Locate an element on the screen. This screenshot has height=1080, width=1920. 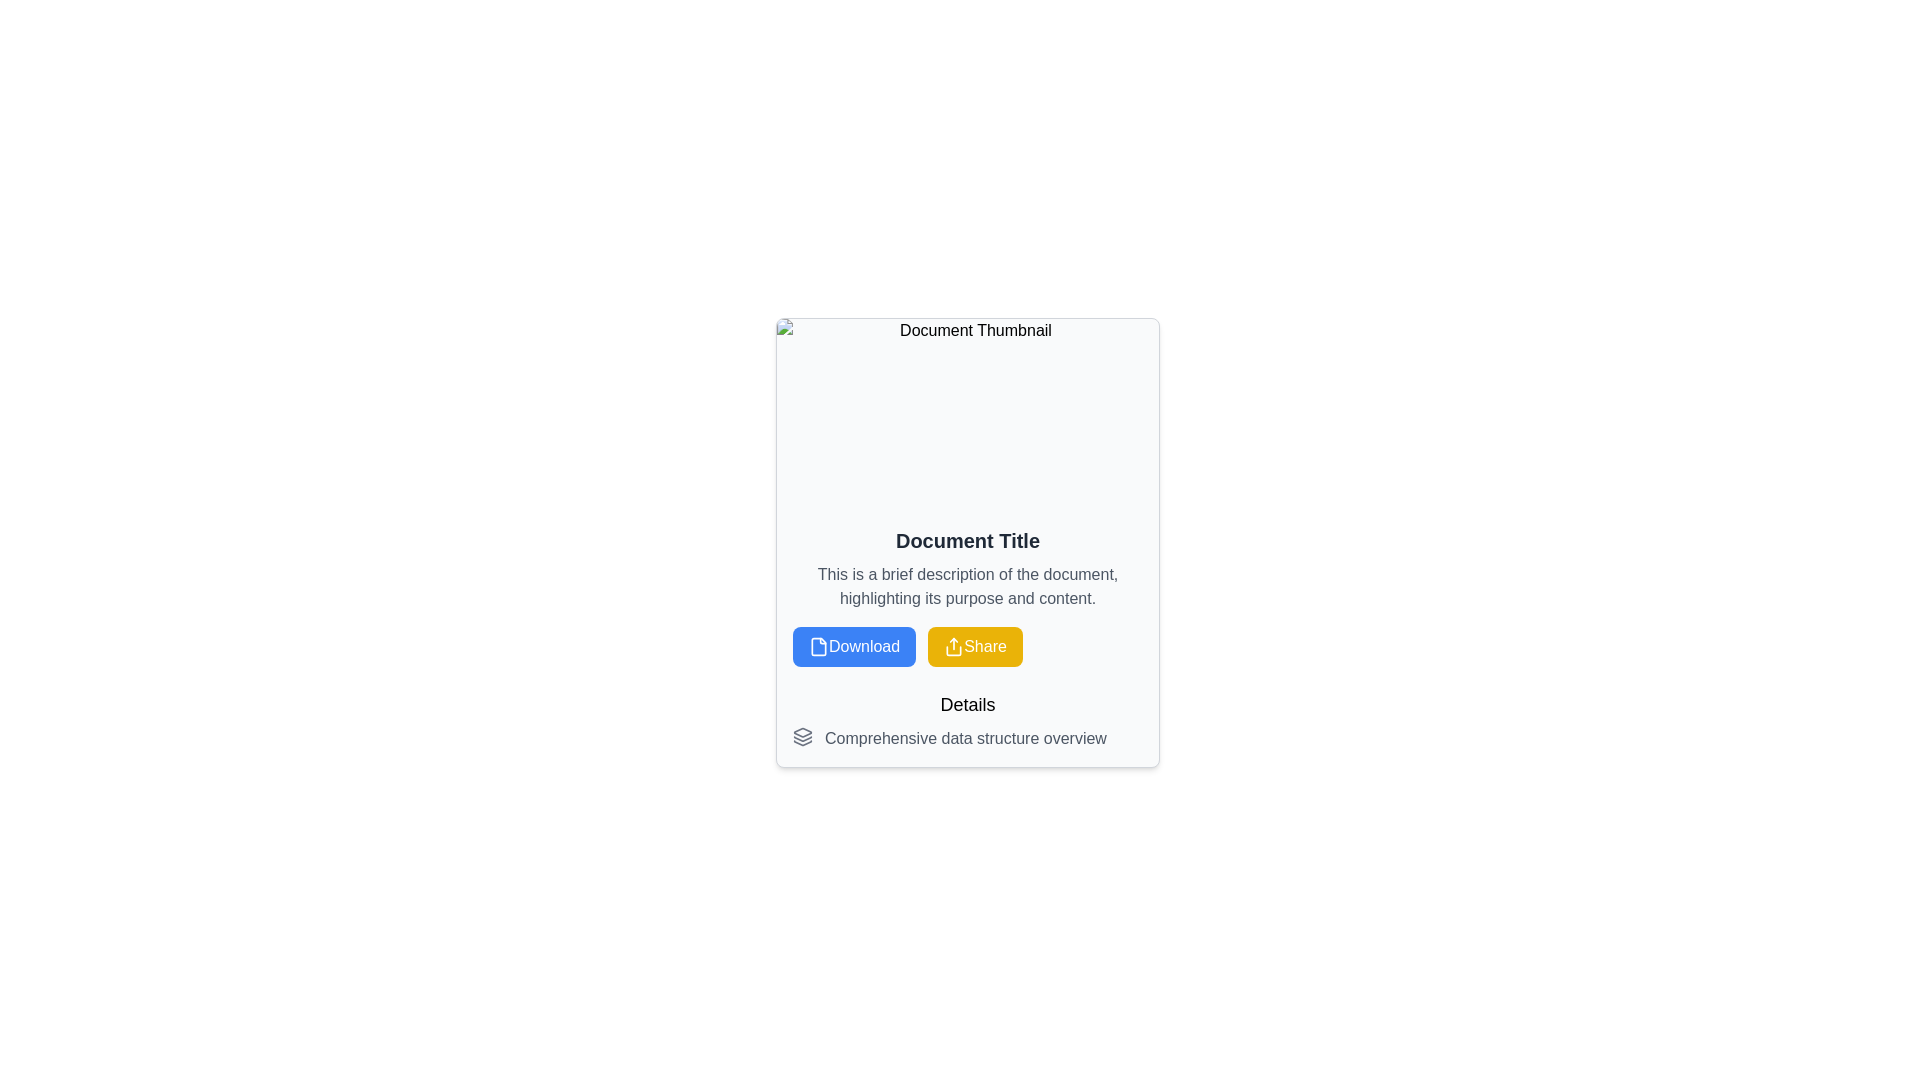
text element located below the 'Details' header, which summarizes or categorizes information about data structure overviews is located at coordinates (968, 739).